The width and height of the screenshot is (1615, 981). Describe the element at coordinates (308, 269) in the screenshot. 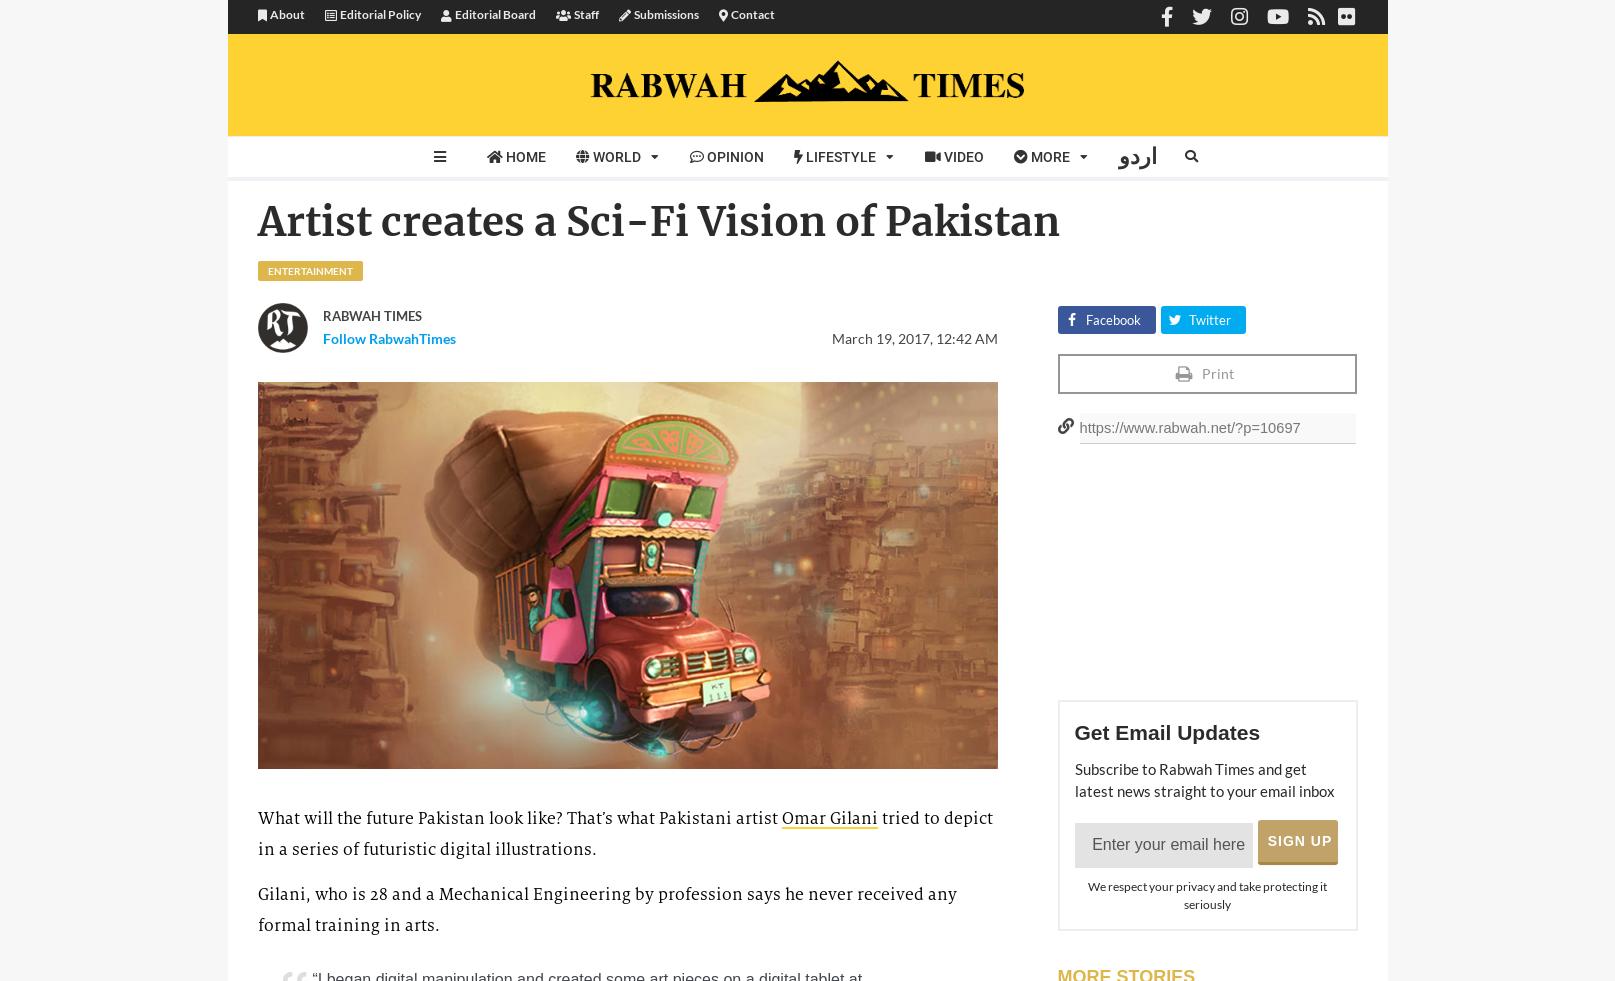

I see `'Entertainment'` at that location.